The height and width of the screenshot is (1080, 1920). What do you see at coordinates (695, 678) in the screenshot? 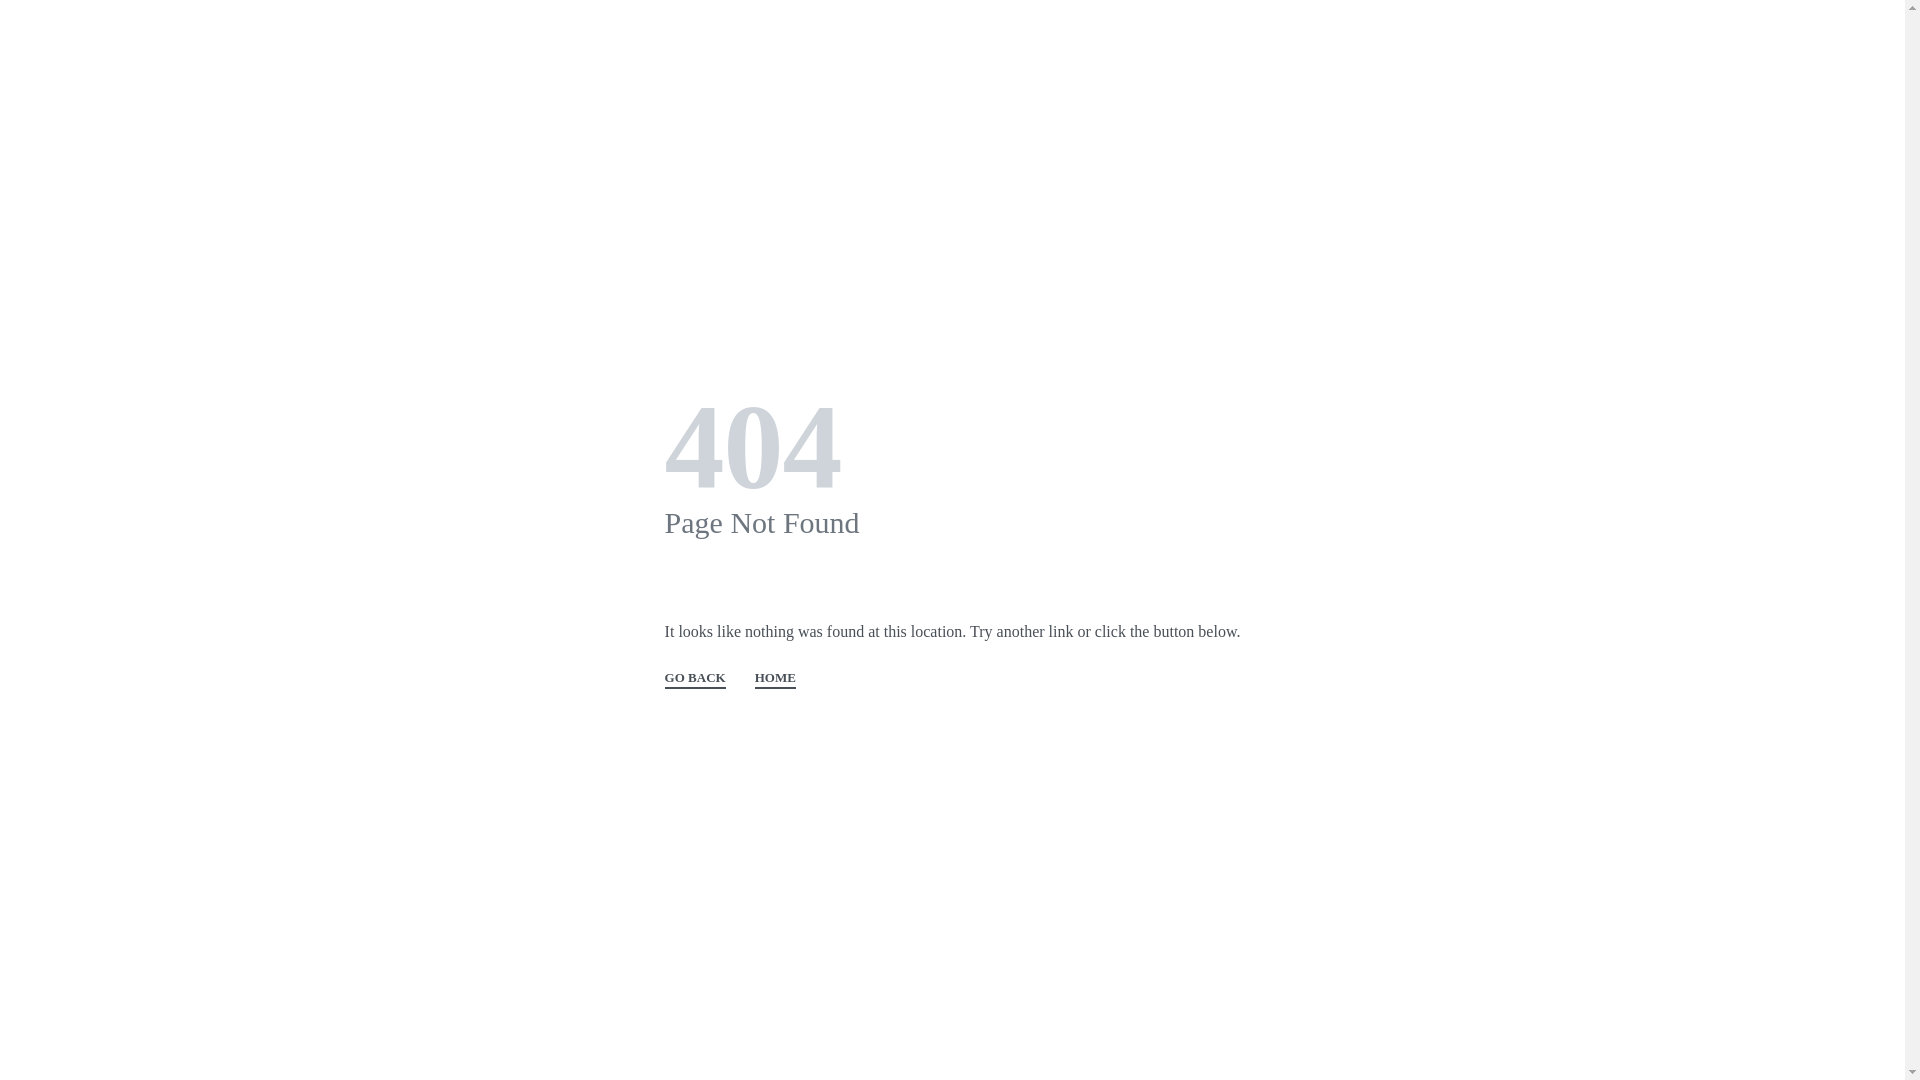
I see `'GO BACK'` at bounding box center [695, 678].